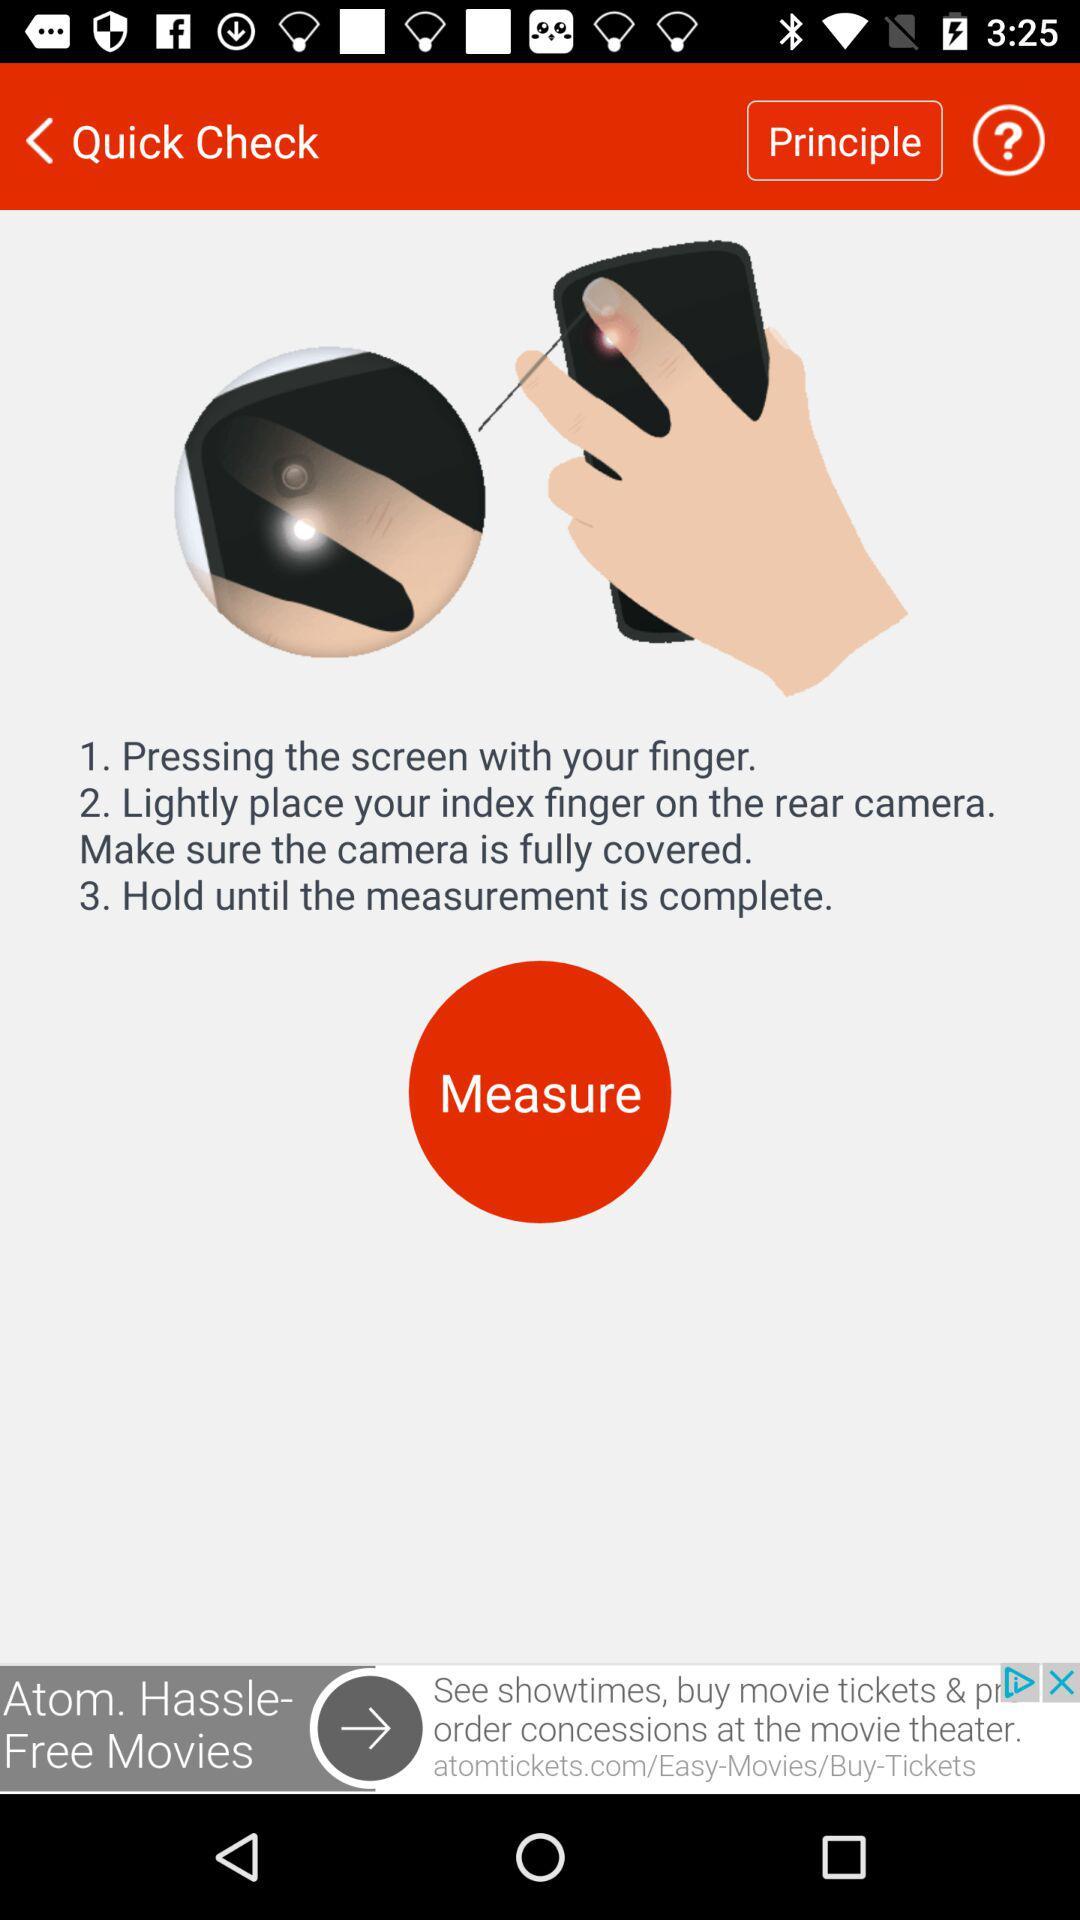  Describe the element at coordinates (1008, 139) in the screenshot. I see `help` at that location.